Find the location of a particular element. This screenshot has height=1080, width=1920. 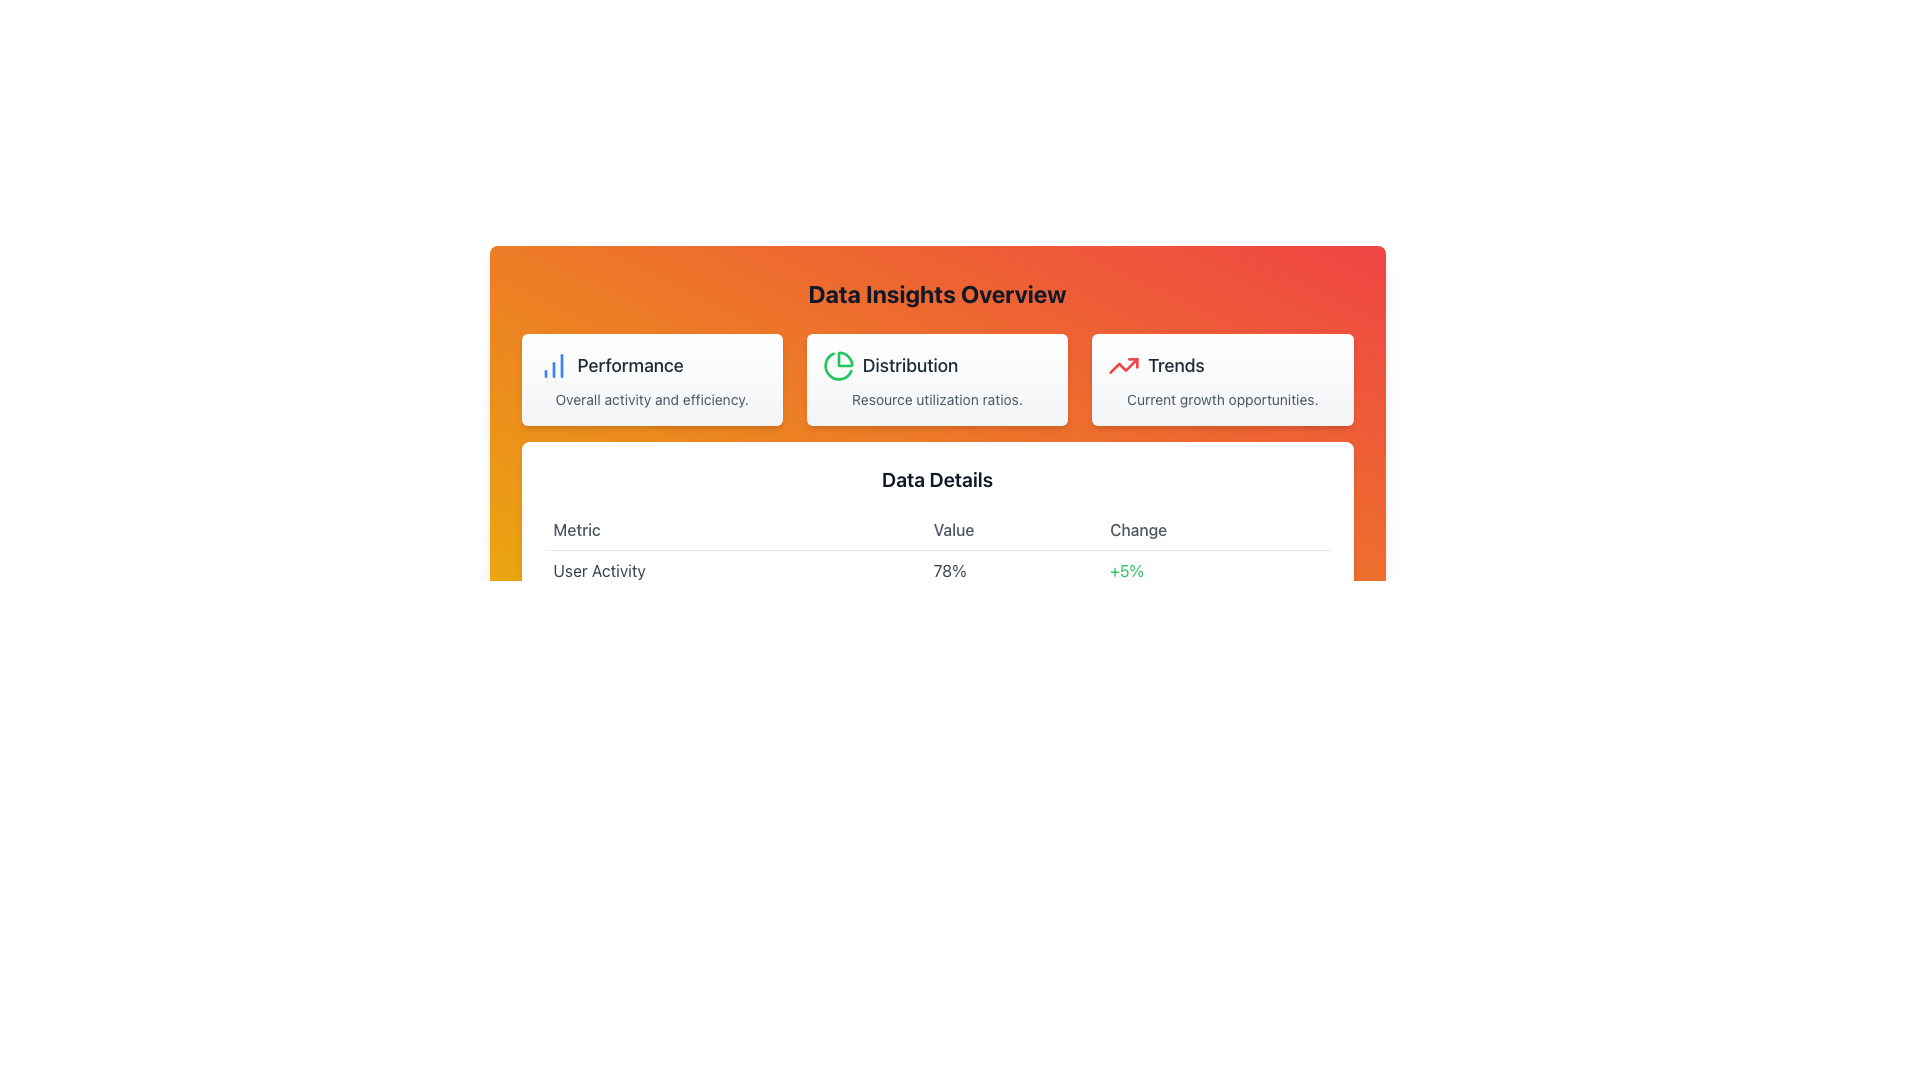

the 'Performance' informational card located at the top-left corner of the layout, which summarizes activity and efficiency metrics is located at coordinates (652, 380).